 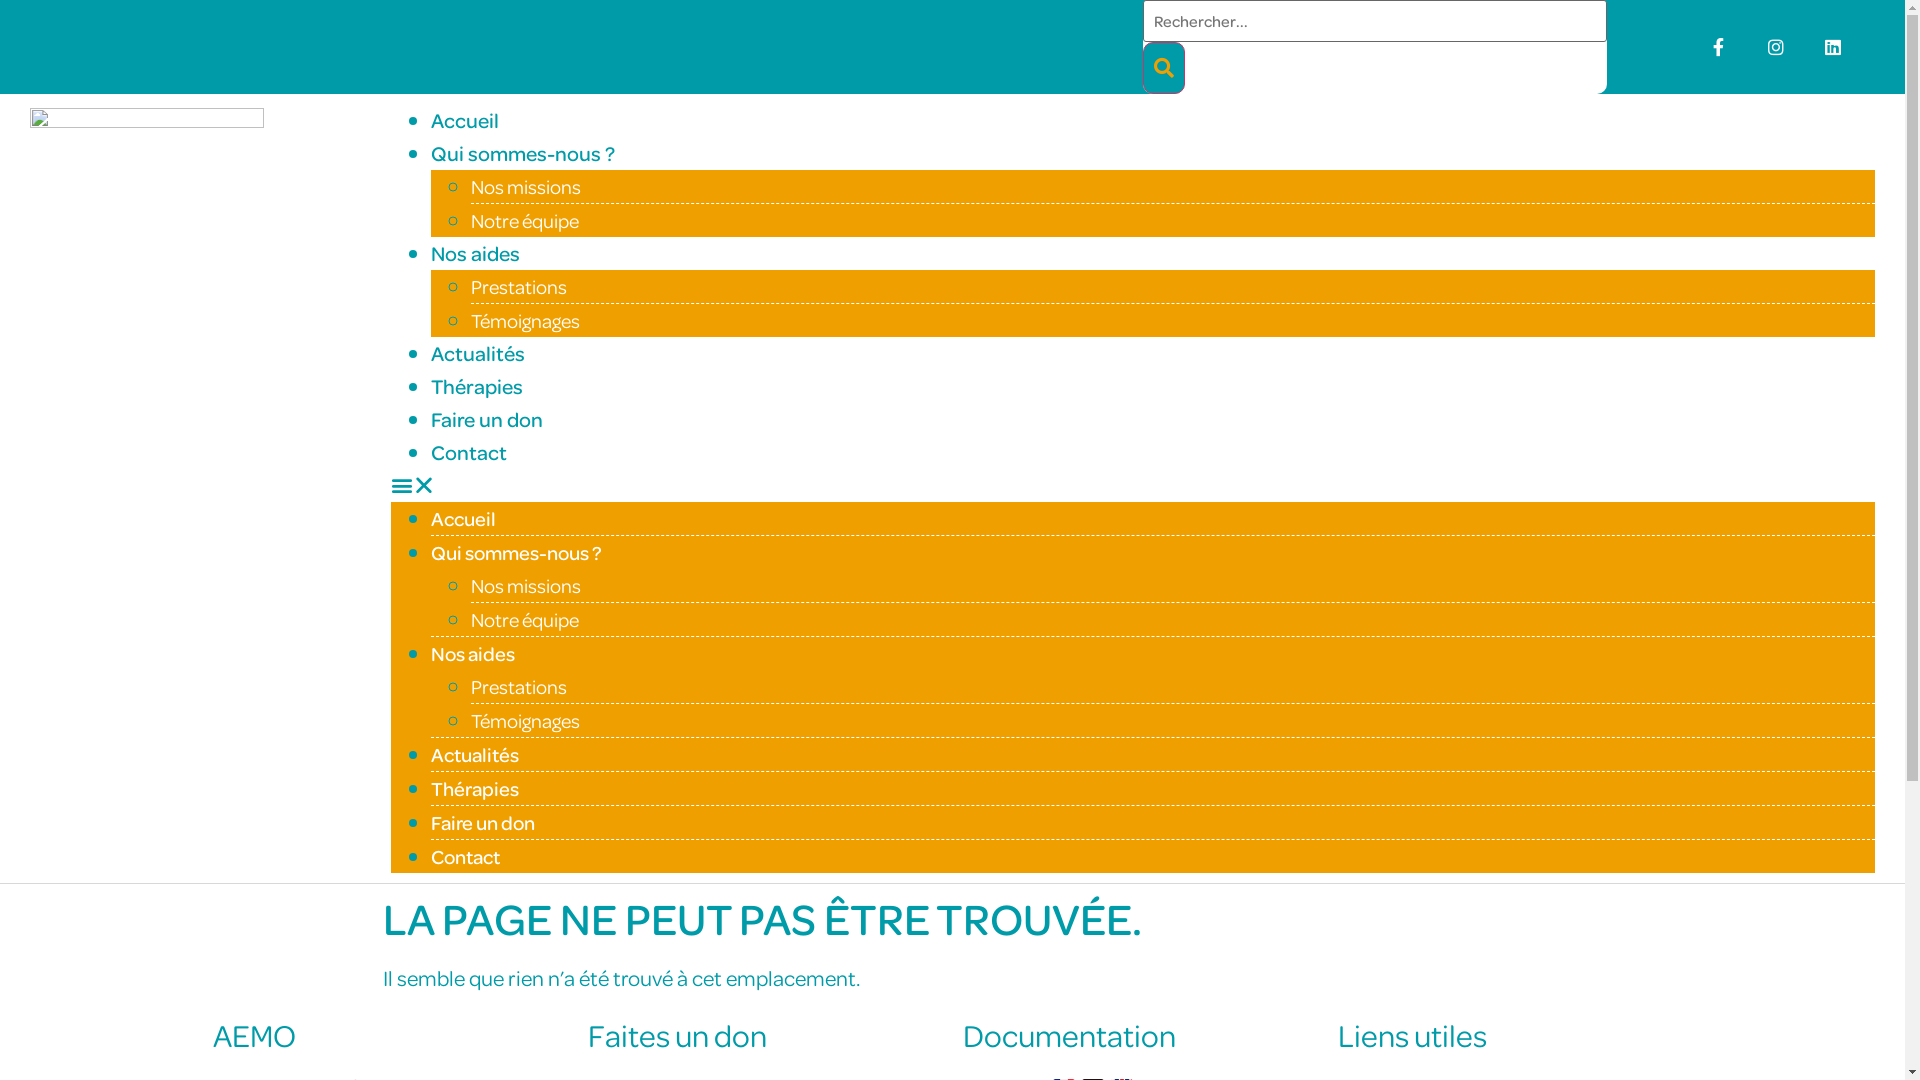 I want to click on 'Faire un don', so click(x=483, y=822).